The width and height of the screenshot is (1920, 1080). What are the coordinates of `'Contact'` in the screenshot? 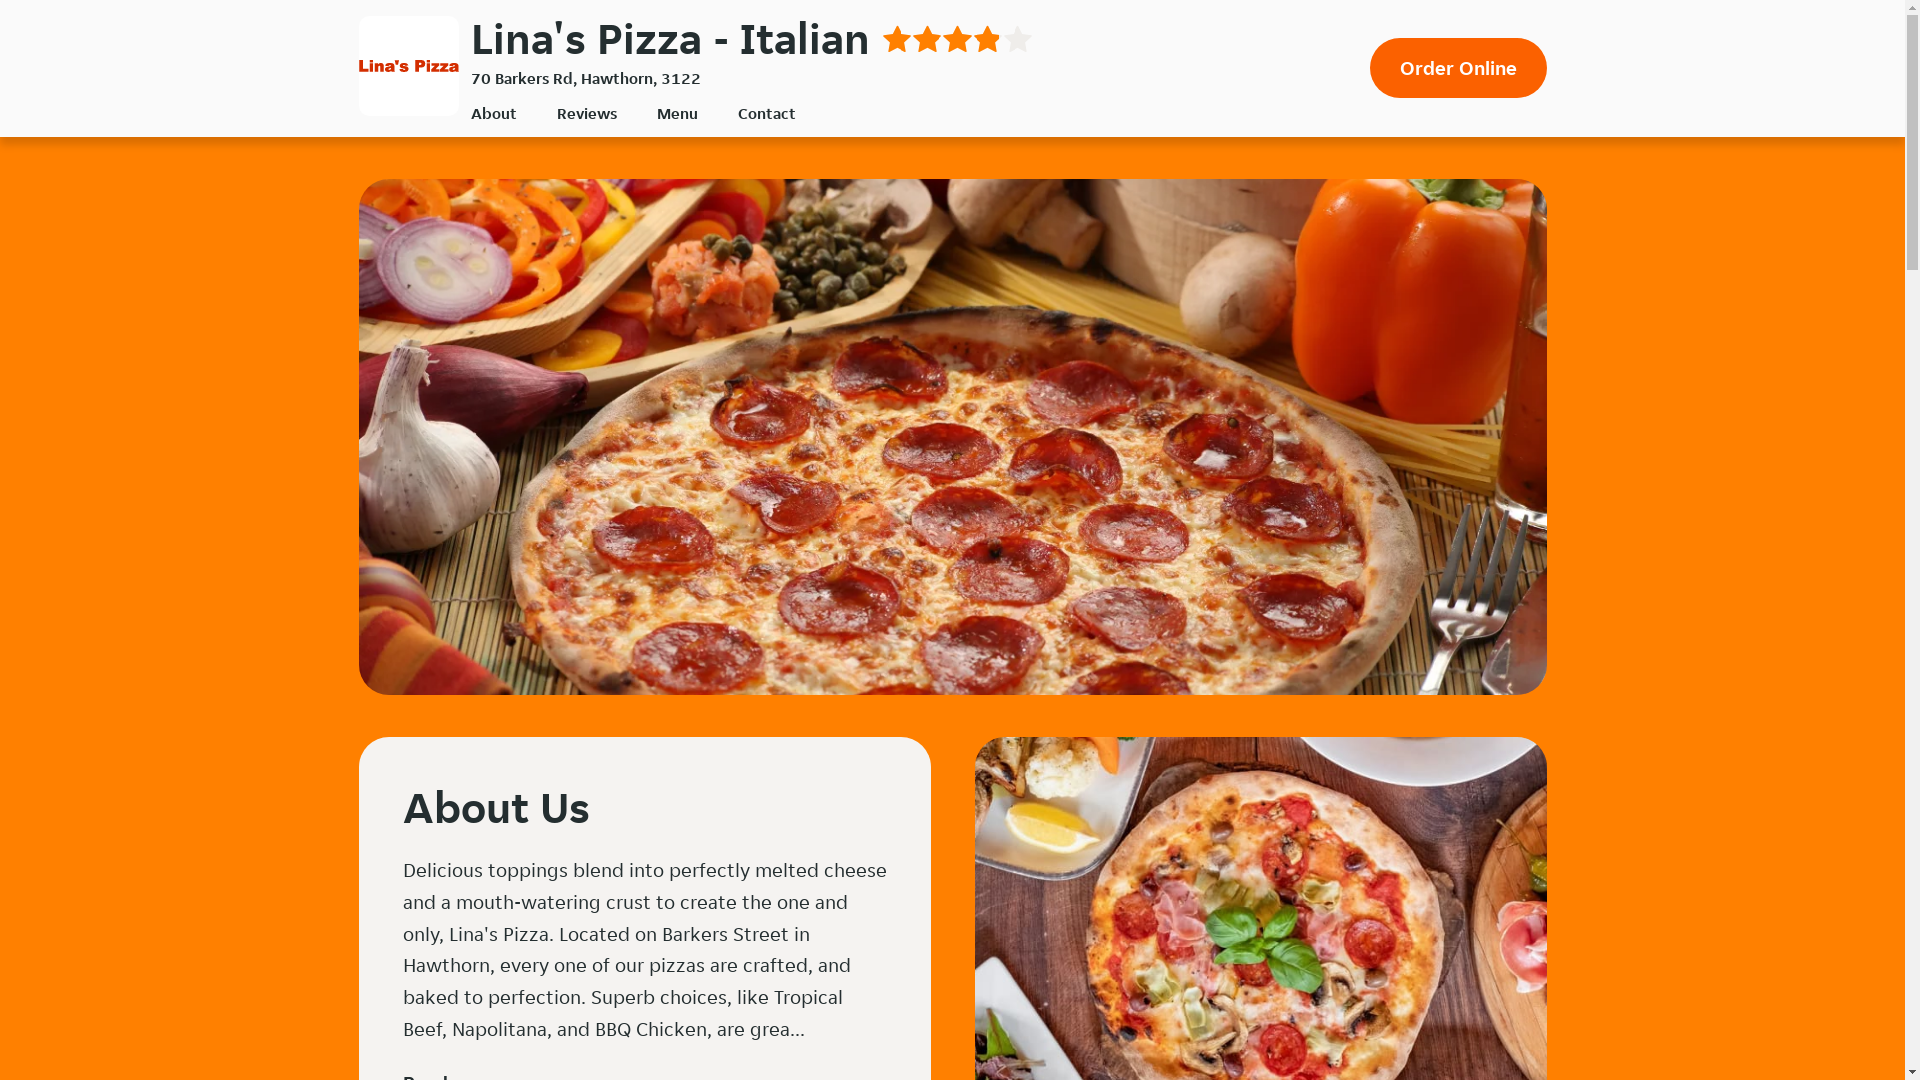 It's located at (766, 113).